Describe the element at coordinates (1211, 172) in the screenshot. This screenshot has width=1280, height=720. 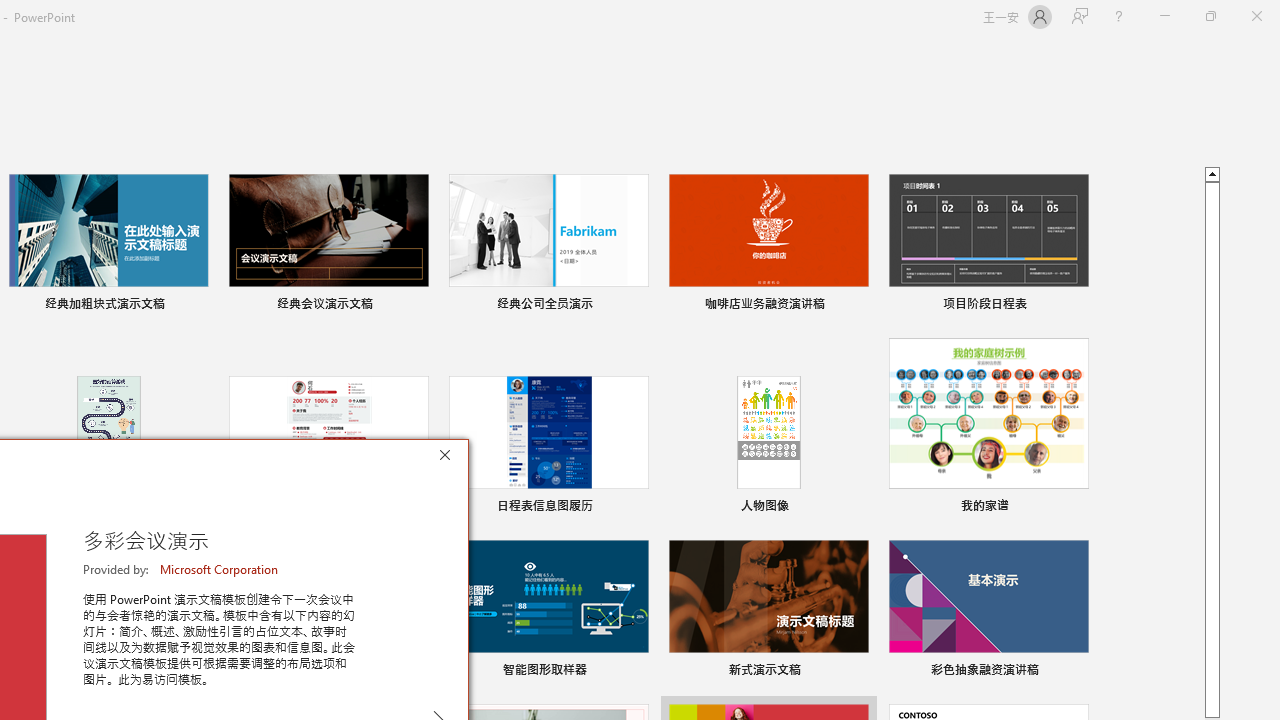
I see `'Line up'` at that location.